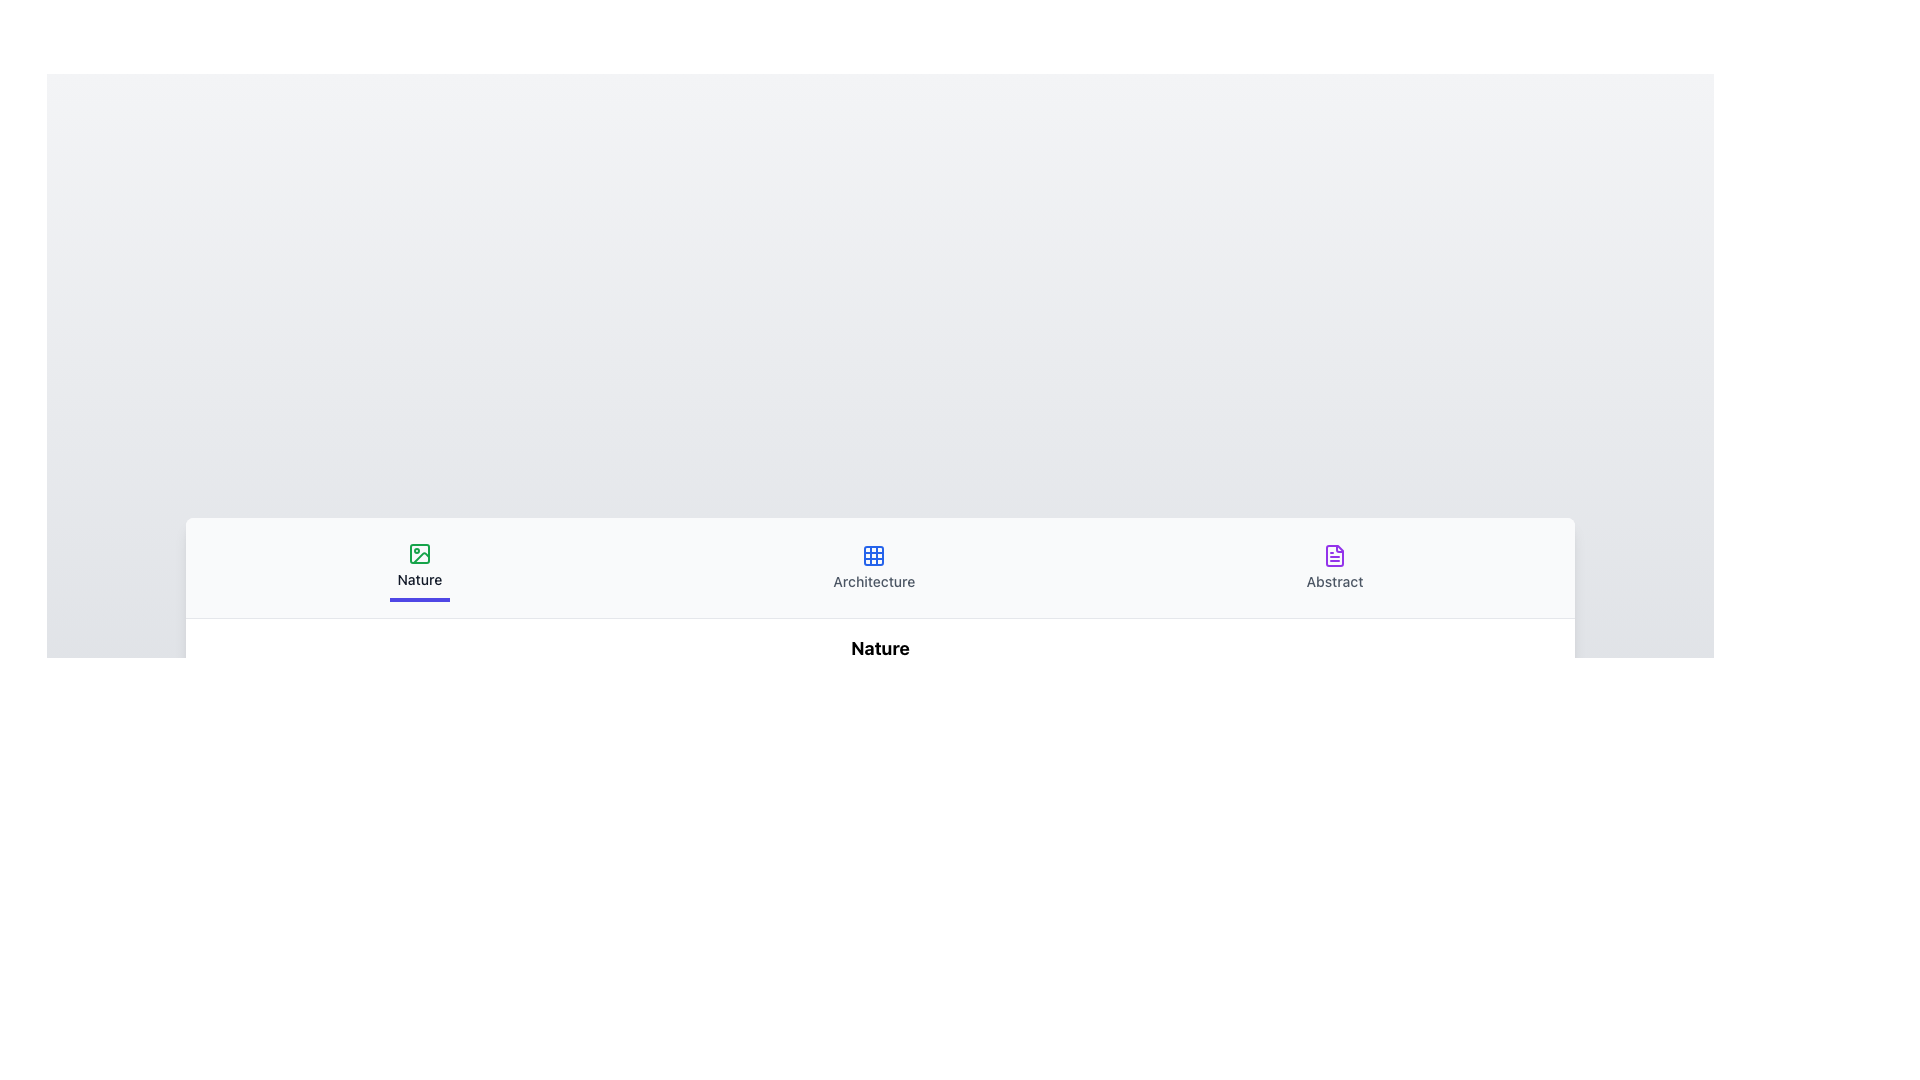 This screenshot has width=1920, height=1080. I want to click on the blue rounded icon representing the 'Architecture' tab, which is positioned centrally between 'Nature' and 'Abstract' in the tab arrangement, so click(874, 555).